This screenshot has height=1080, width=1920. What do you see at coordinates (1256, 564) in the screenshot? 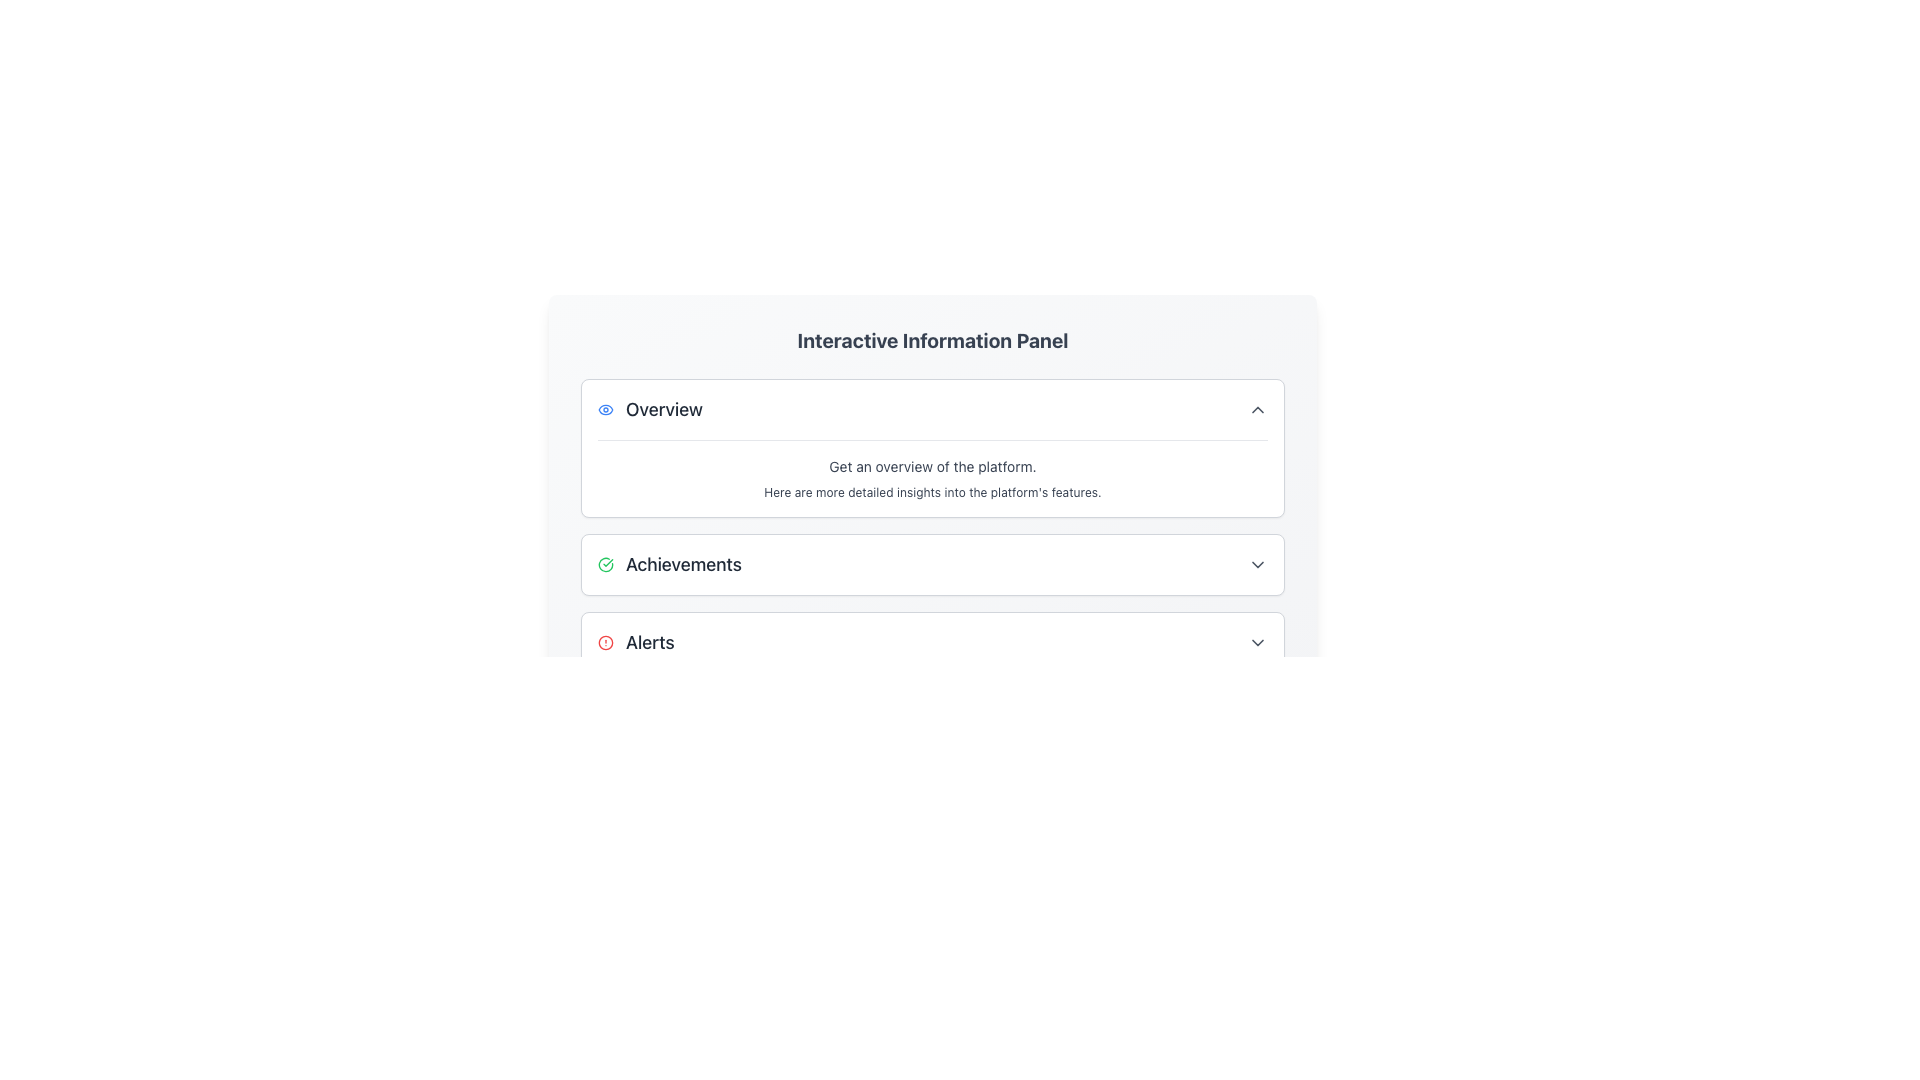
I see `the Dropdown Indicator Button located at the far right of the Achievements section` at bounding box center [1256, 564].